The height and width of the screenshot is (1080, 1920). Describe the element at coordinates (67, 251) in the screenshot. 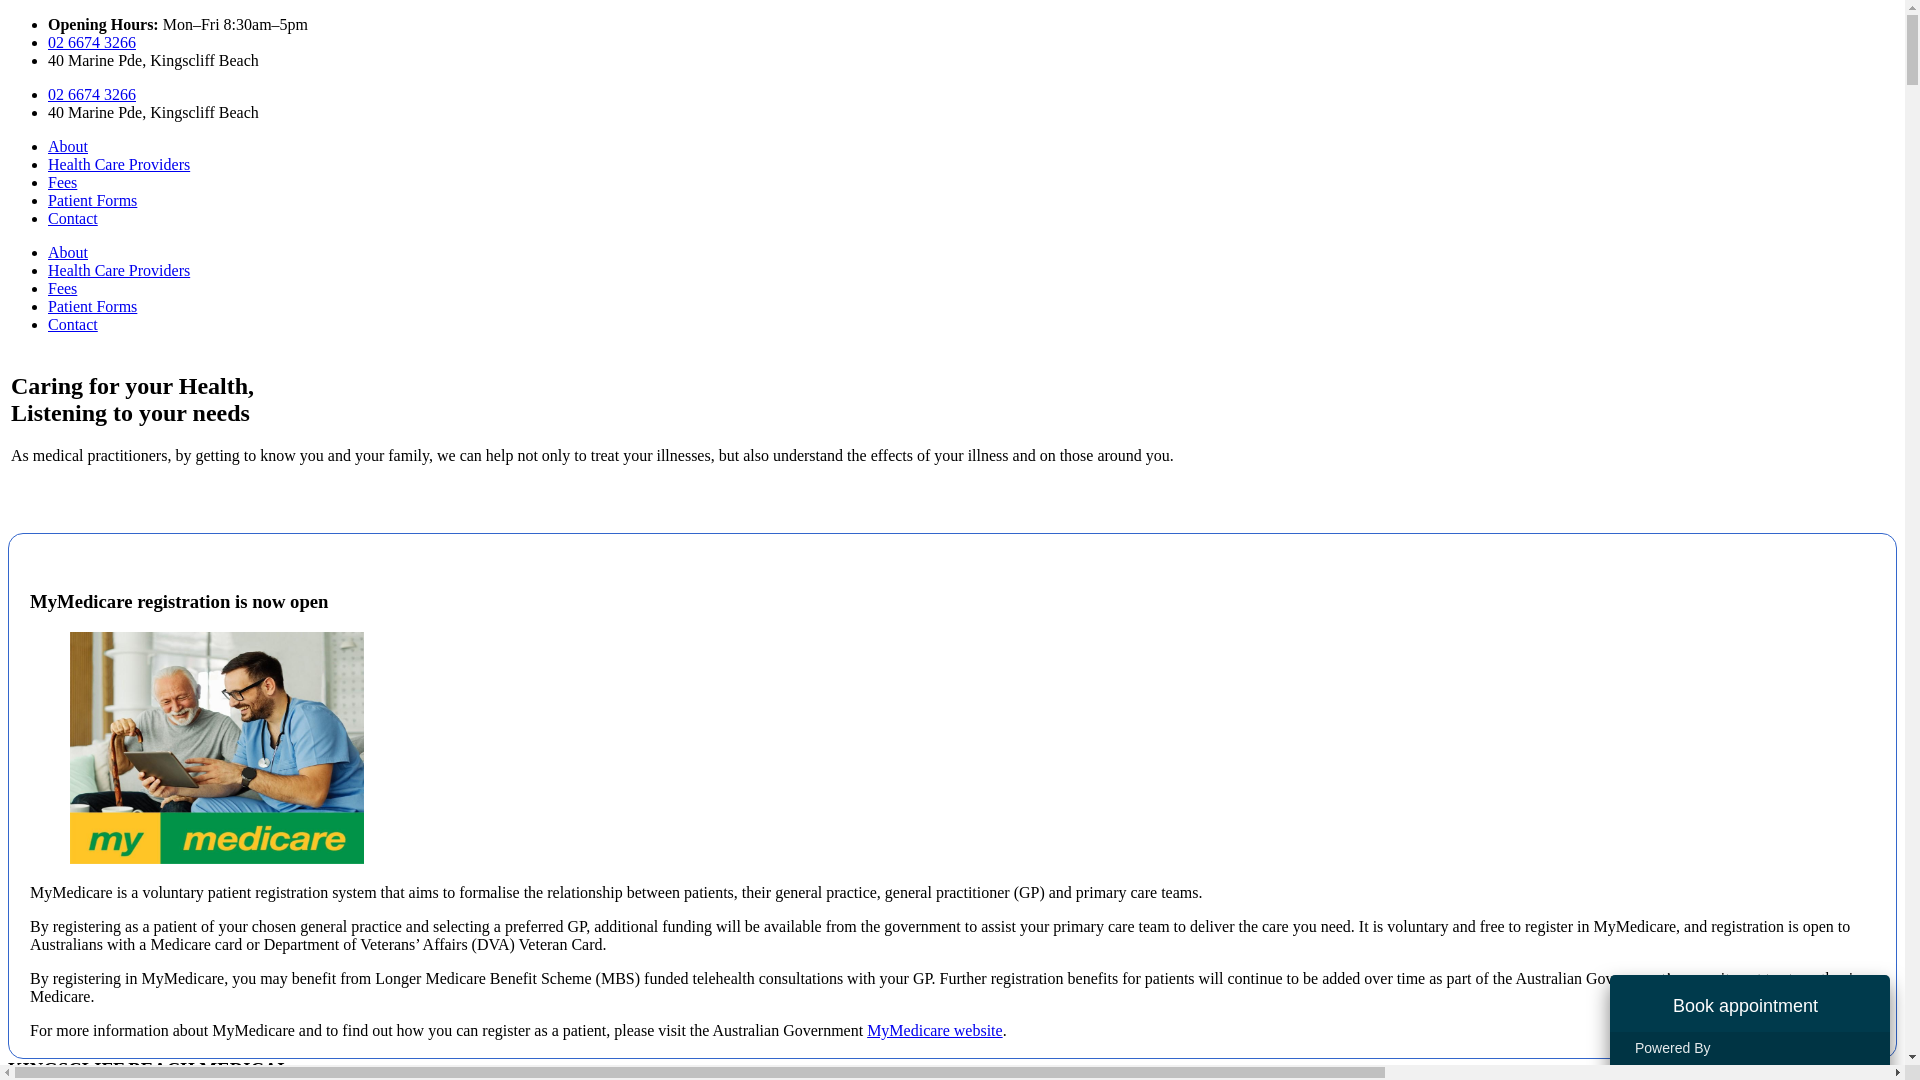

I see `'About'` at that location.